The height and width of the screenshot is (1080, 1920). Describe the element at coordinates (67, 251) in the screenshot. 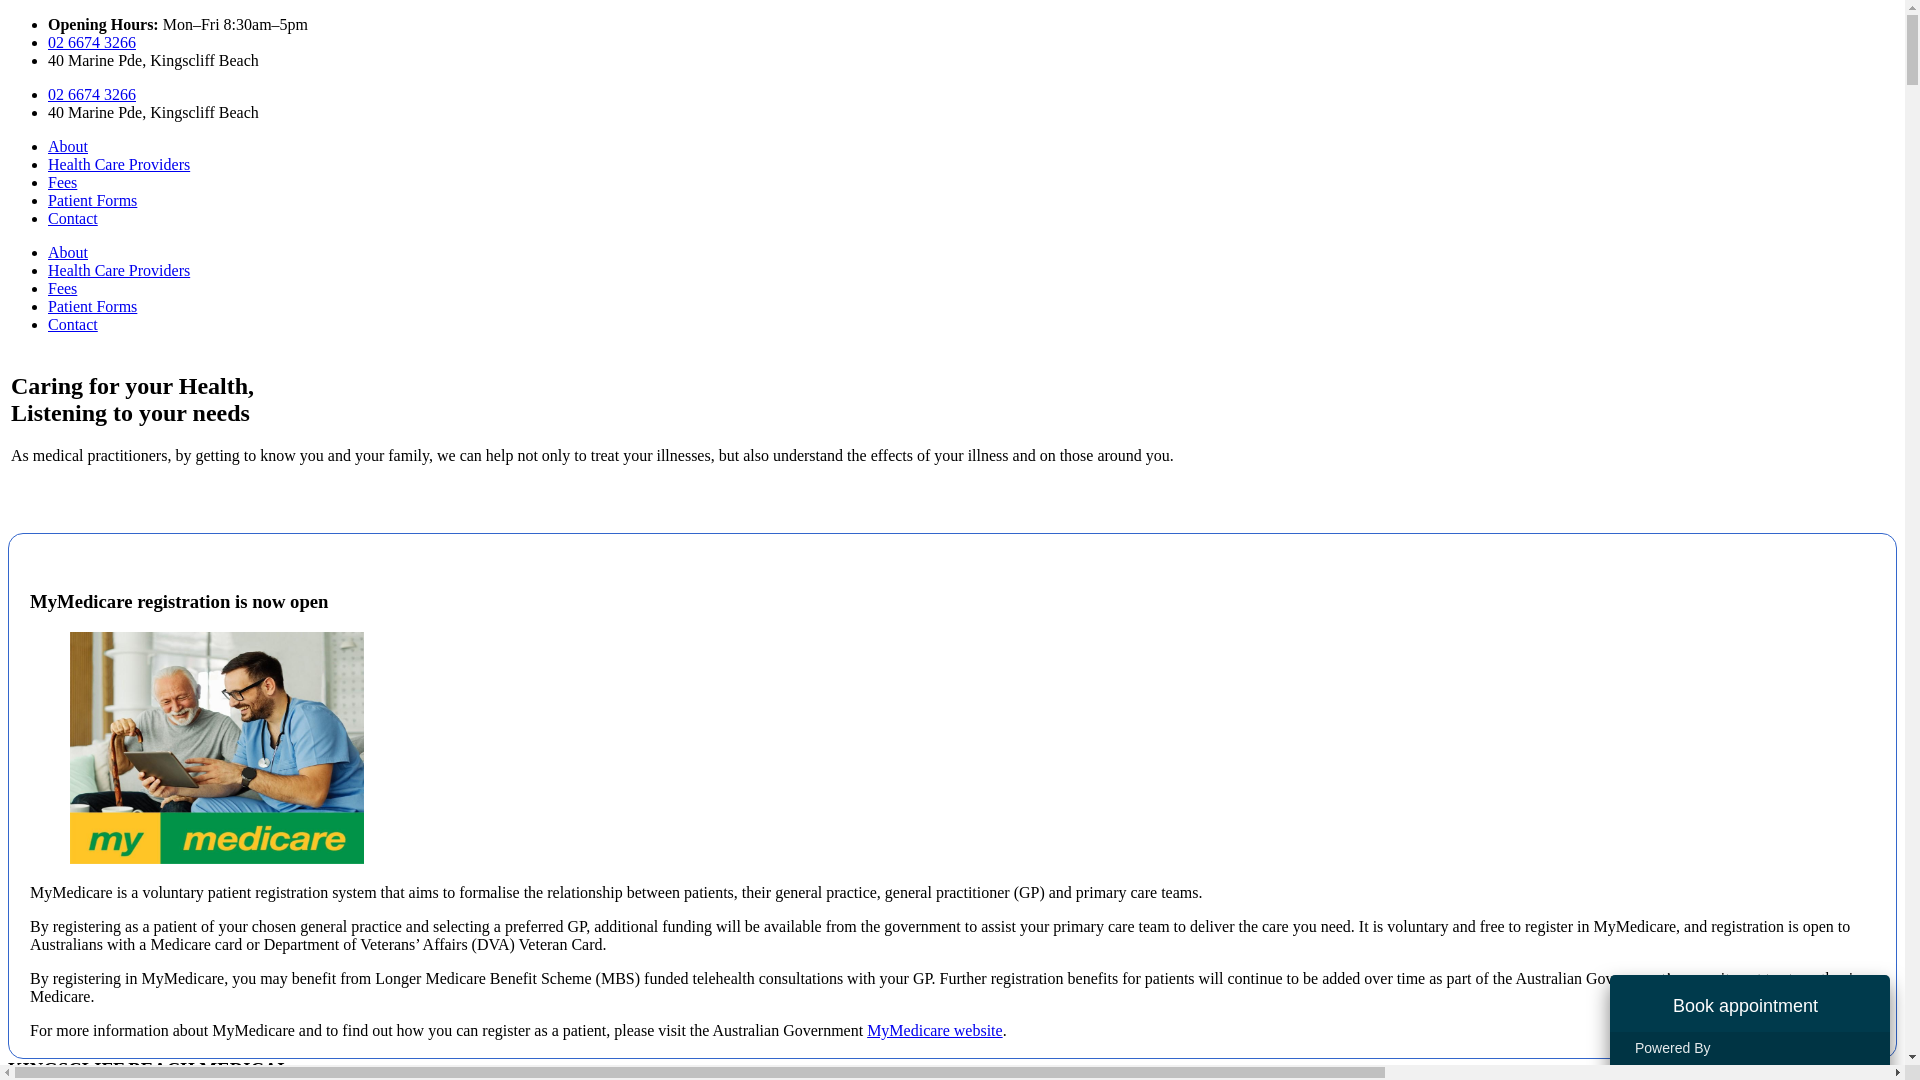

I see `'About'` at that location.